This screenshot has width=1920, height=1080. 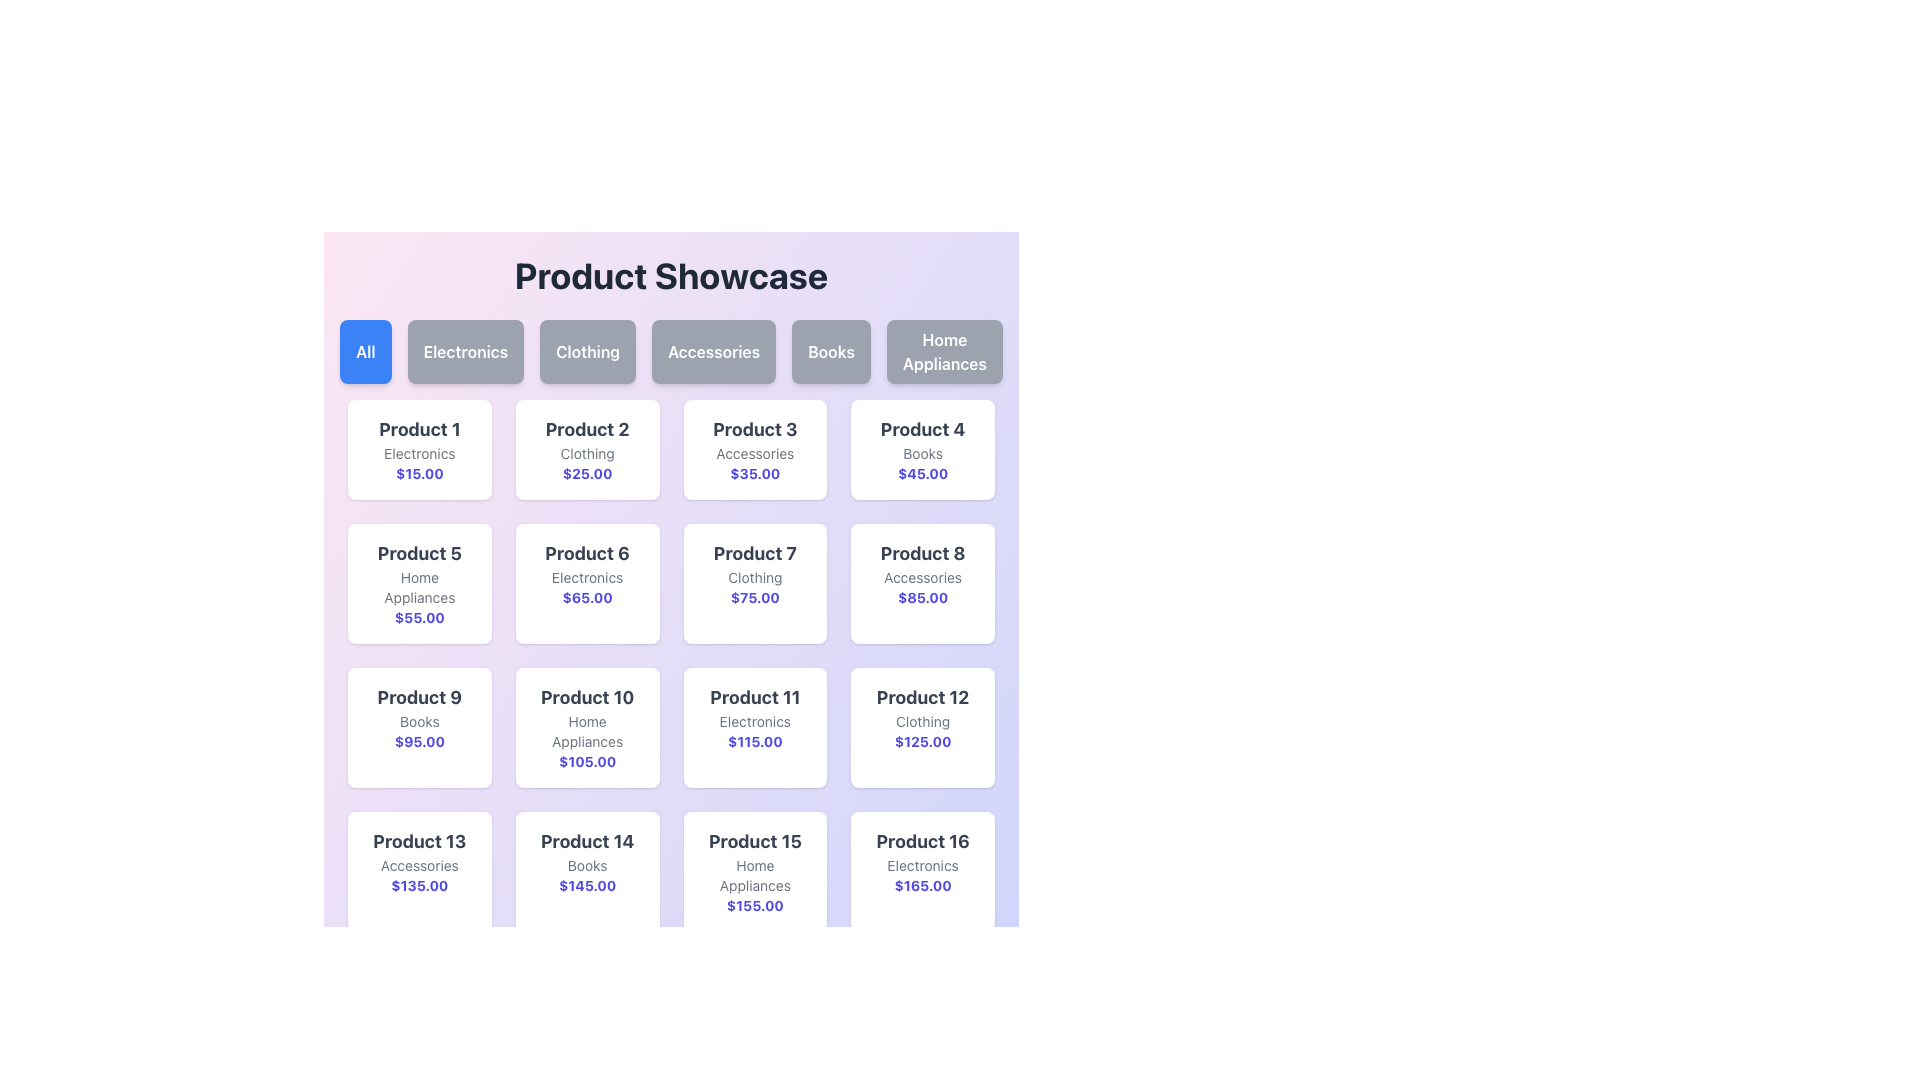 What do you see at coordinates (464, 350) in the screenshot?
I see `the 'Electronics' category filter button, which is the second button in a row of six buttons below the 'Product Showcase' title` at bounding box center [464, 350].